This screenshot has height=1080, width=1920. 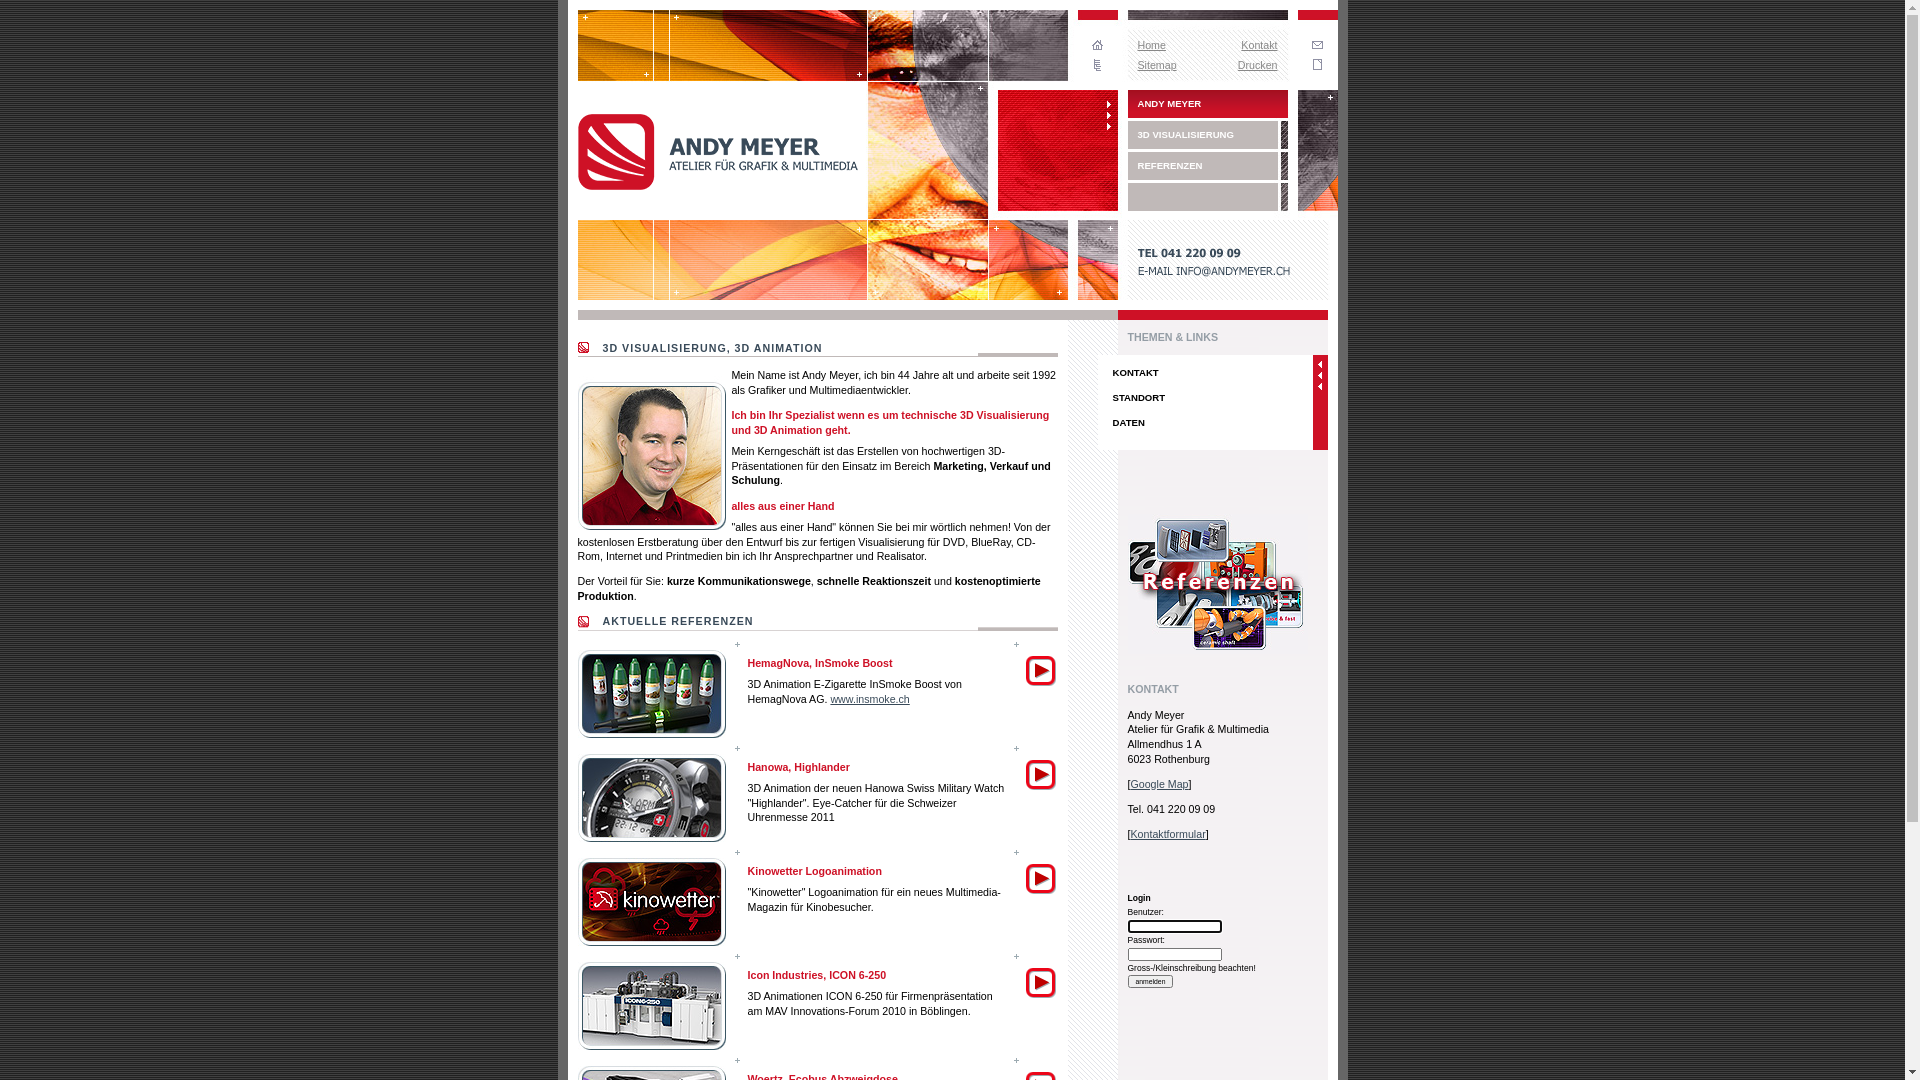 I want to click on 'Google Map', so click(x=1158, y=782).